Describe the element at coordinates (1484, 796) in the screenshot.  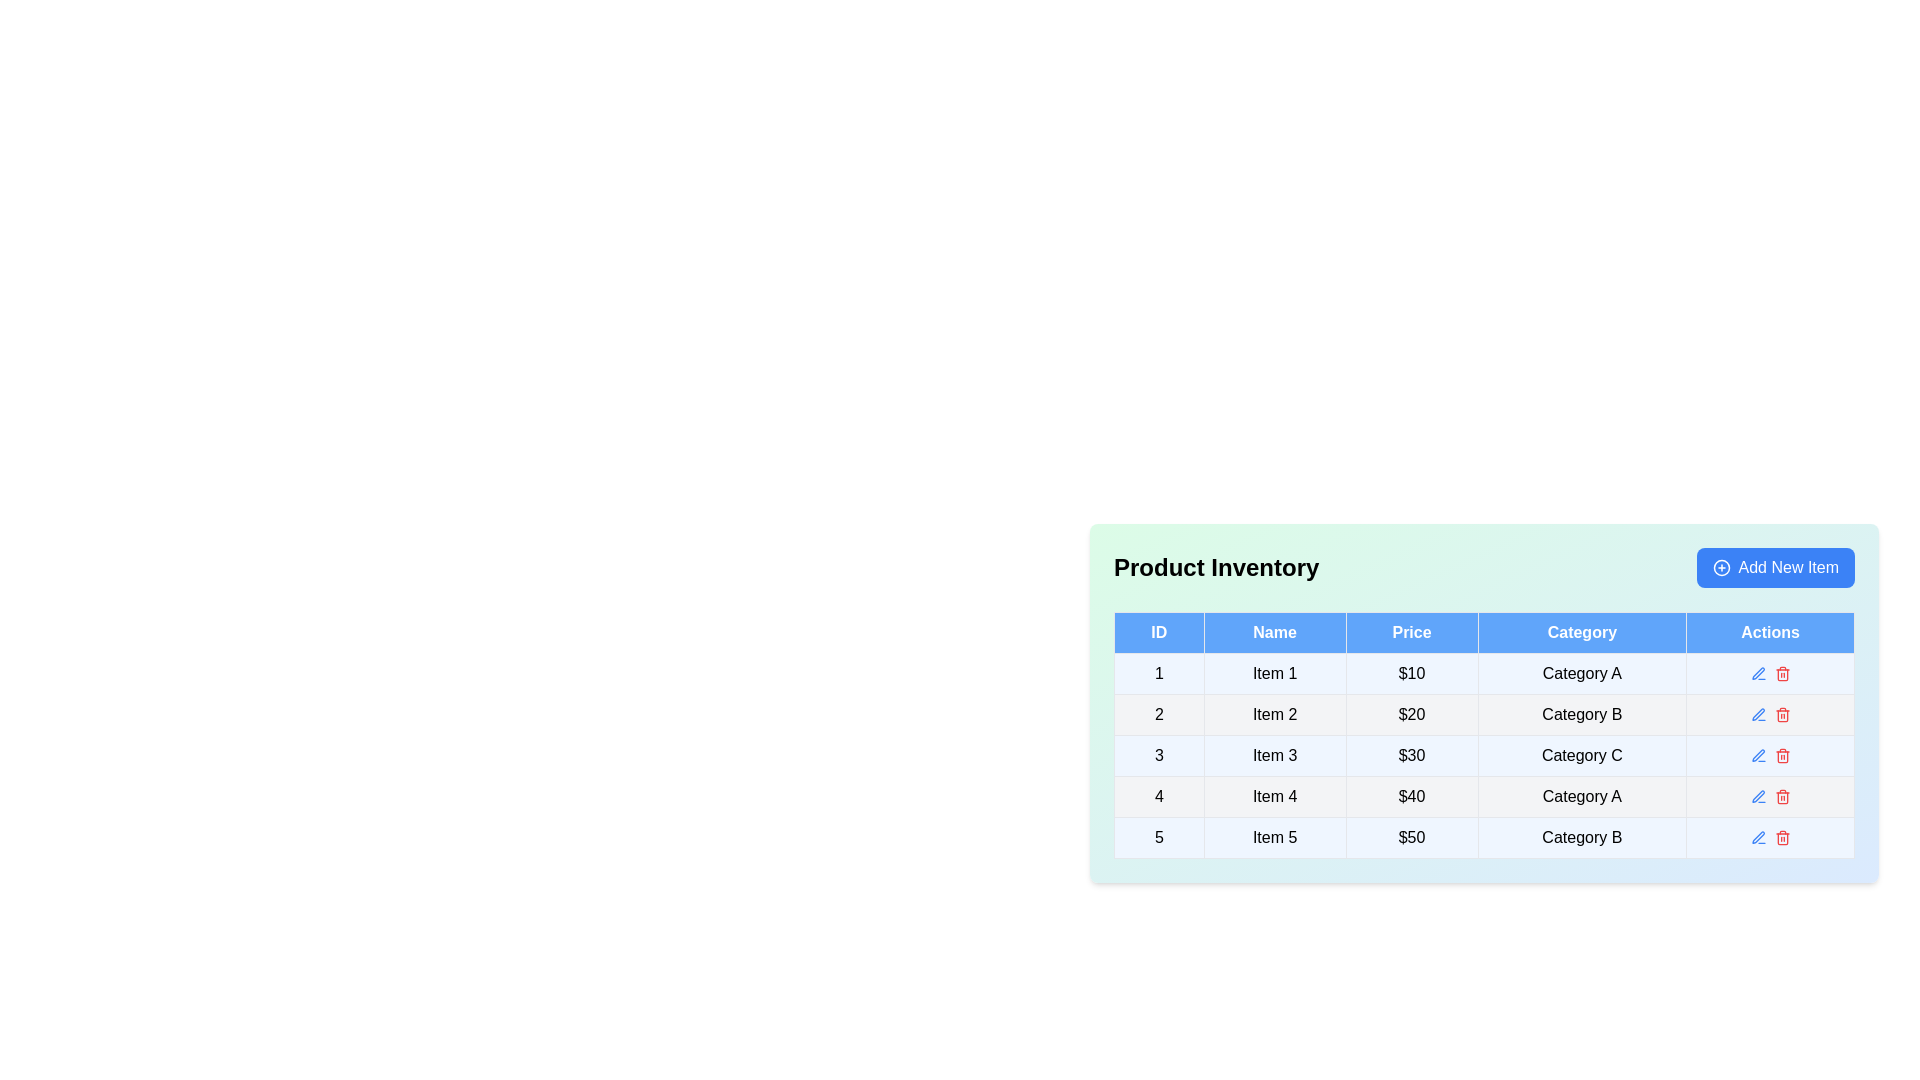
I see `the fourth row entry in the table containing information about 'Item 4', priced at '$40', and categorized under 'Category A'` at that location.